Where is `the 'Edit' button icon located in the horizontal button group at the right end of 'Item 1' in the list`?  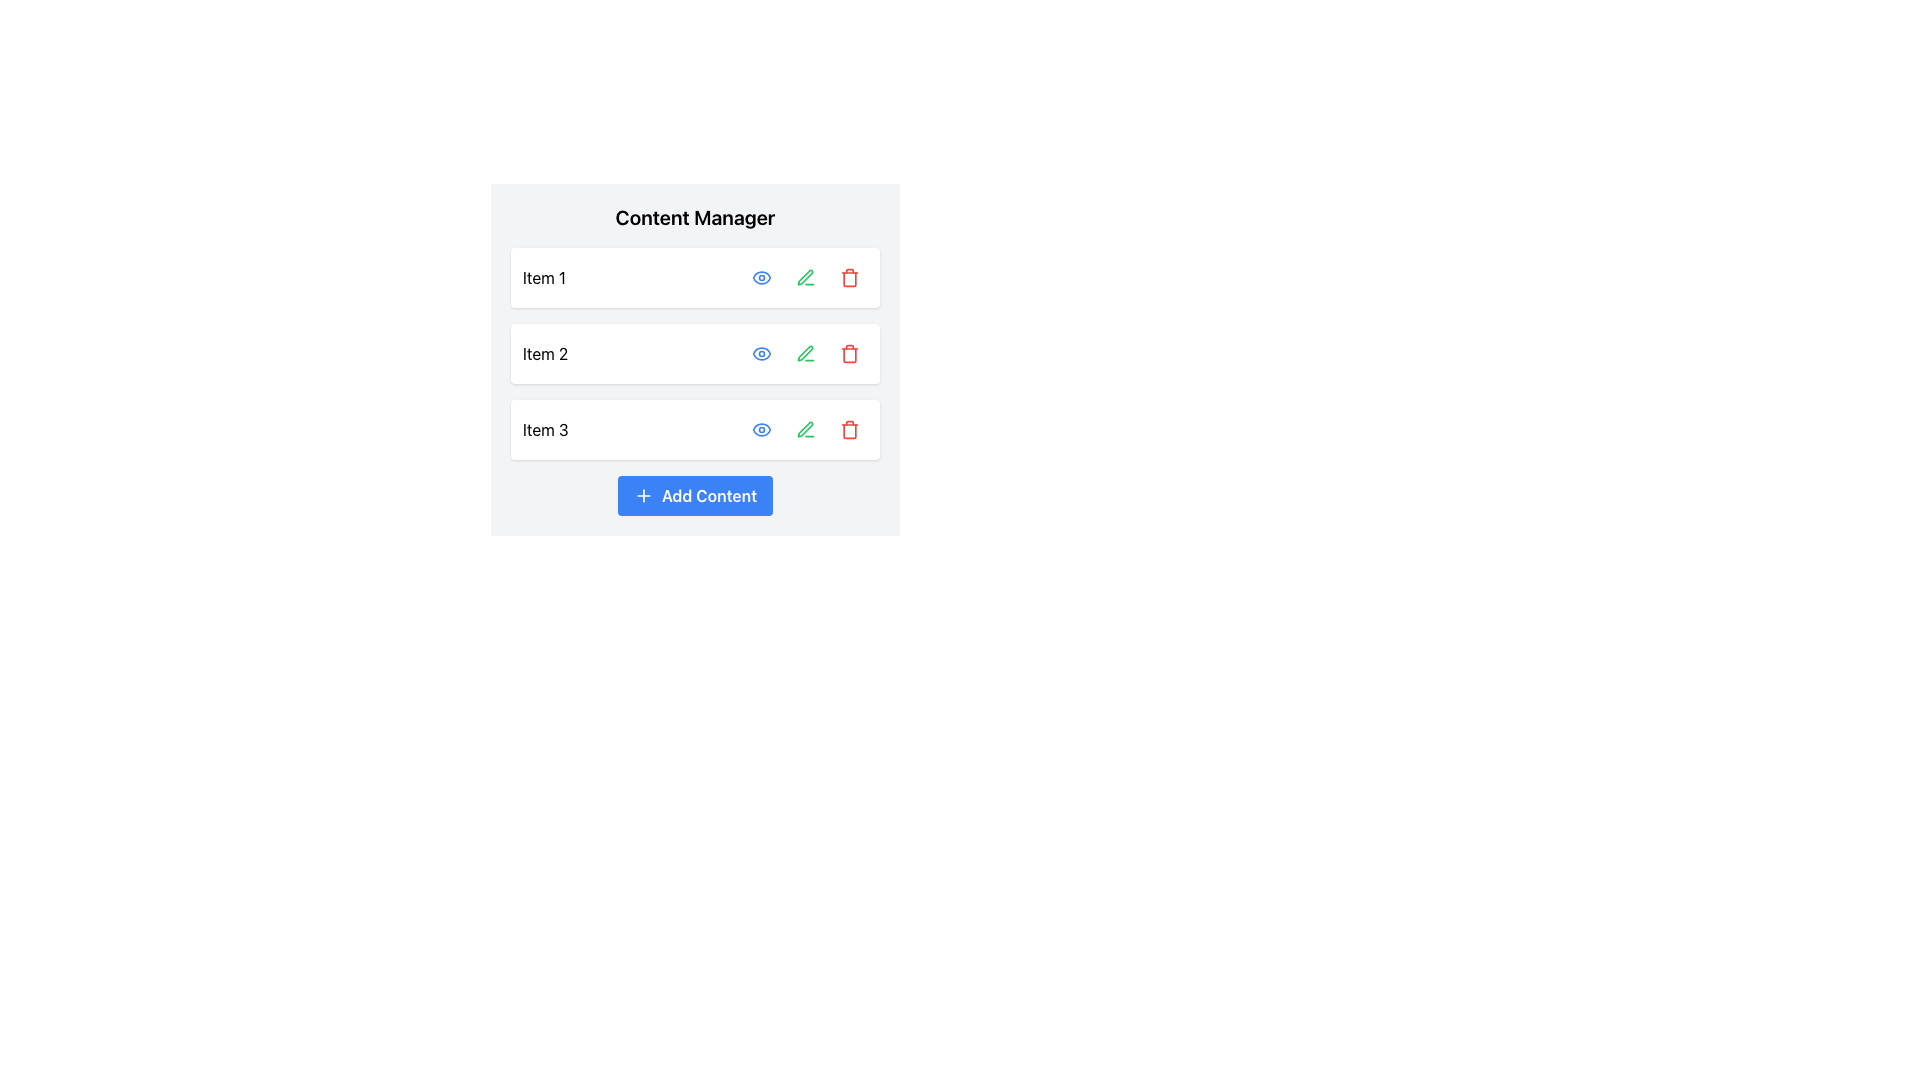 the 'Edit' button icon located in the horizontal button group at the right end of 'Item 1' in the list is located at coordinates (806, 277).